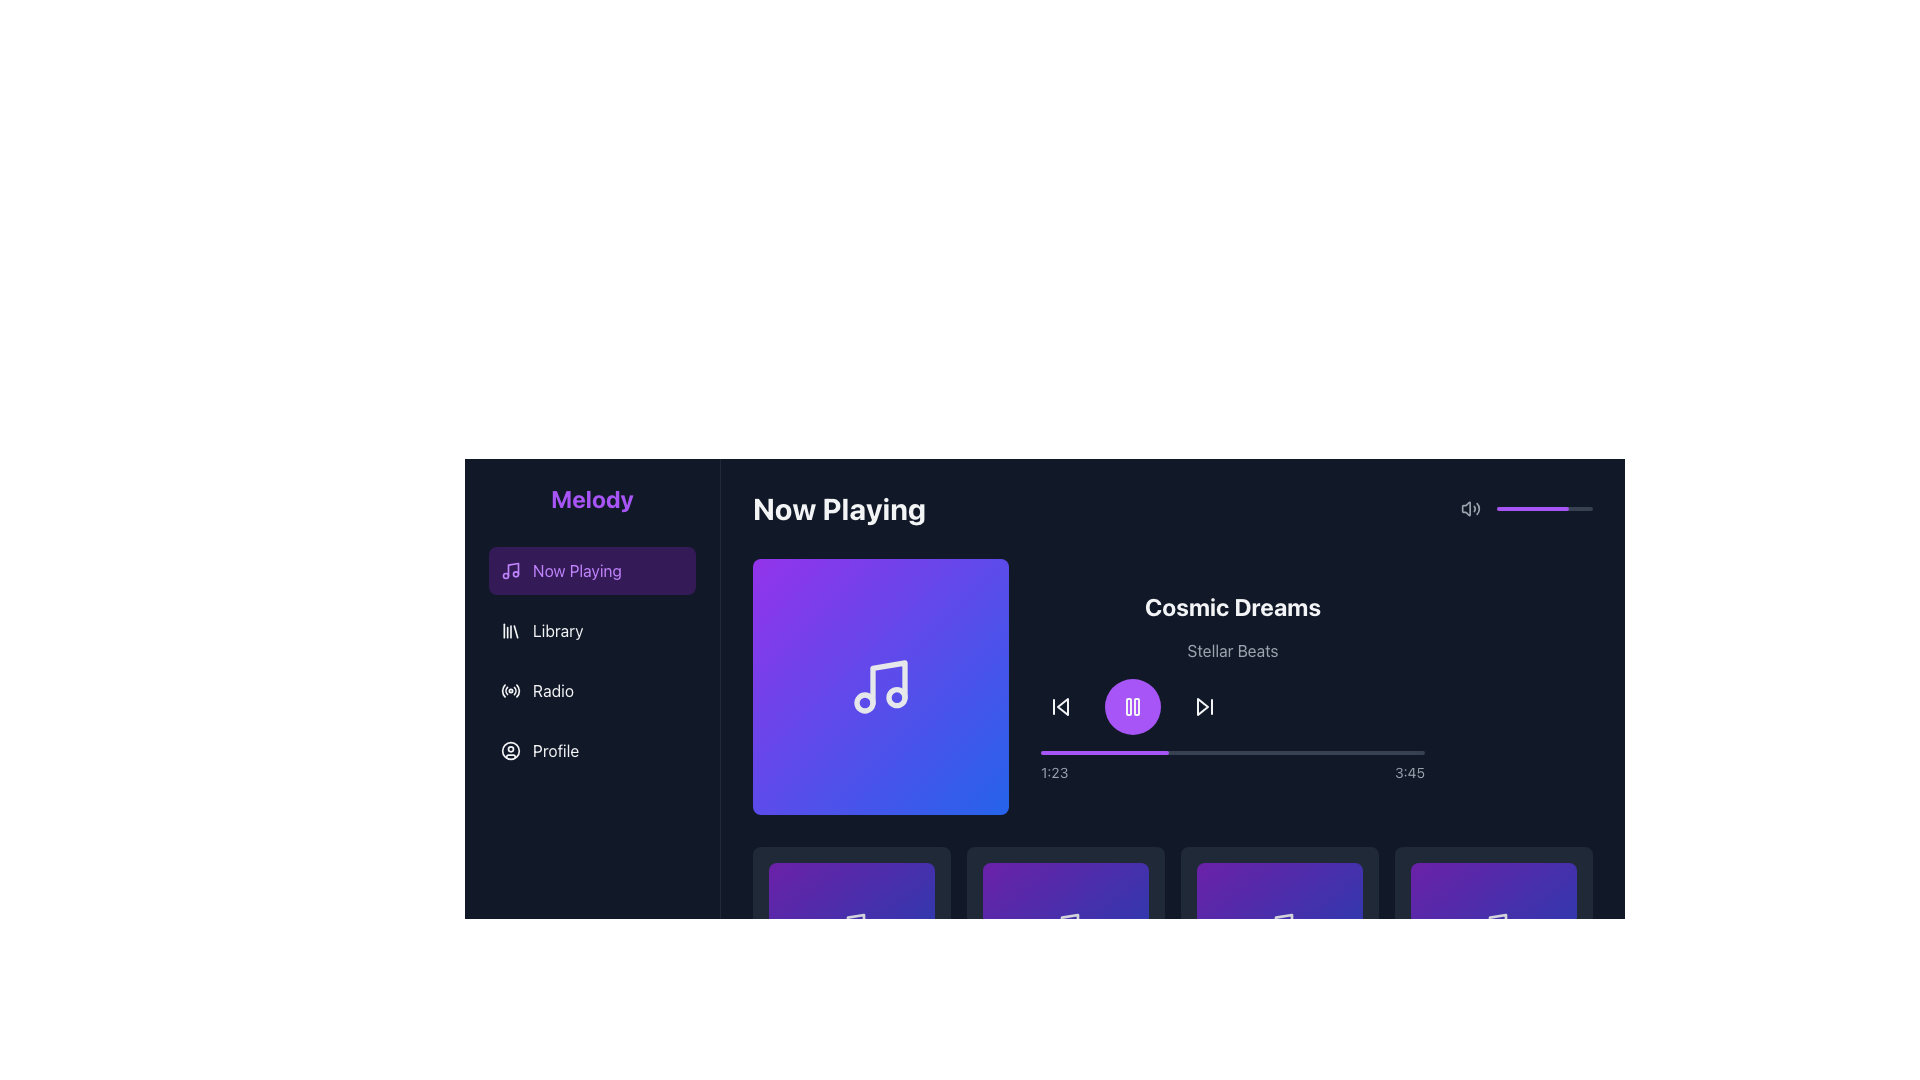 Image resolution: width=1920 pixels, height=1080 pixels. What do you see at coordinates (1203, 705) in the screenshot?
I see `the skip-forward button, which is an icon with a triangular play symbol and a vertical bar, located to the right of the purple pause button in the media control bar` at bounding box center [1203, 705].